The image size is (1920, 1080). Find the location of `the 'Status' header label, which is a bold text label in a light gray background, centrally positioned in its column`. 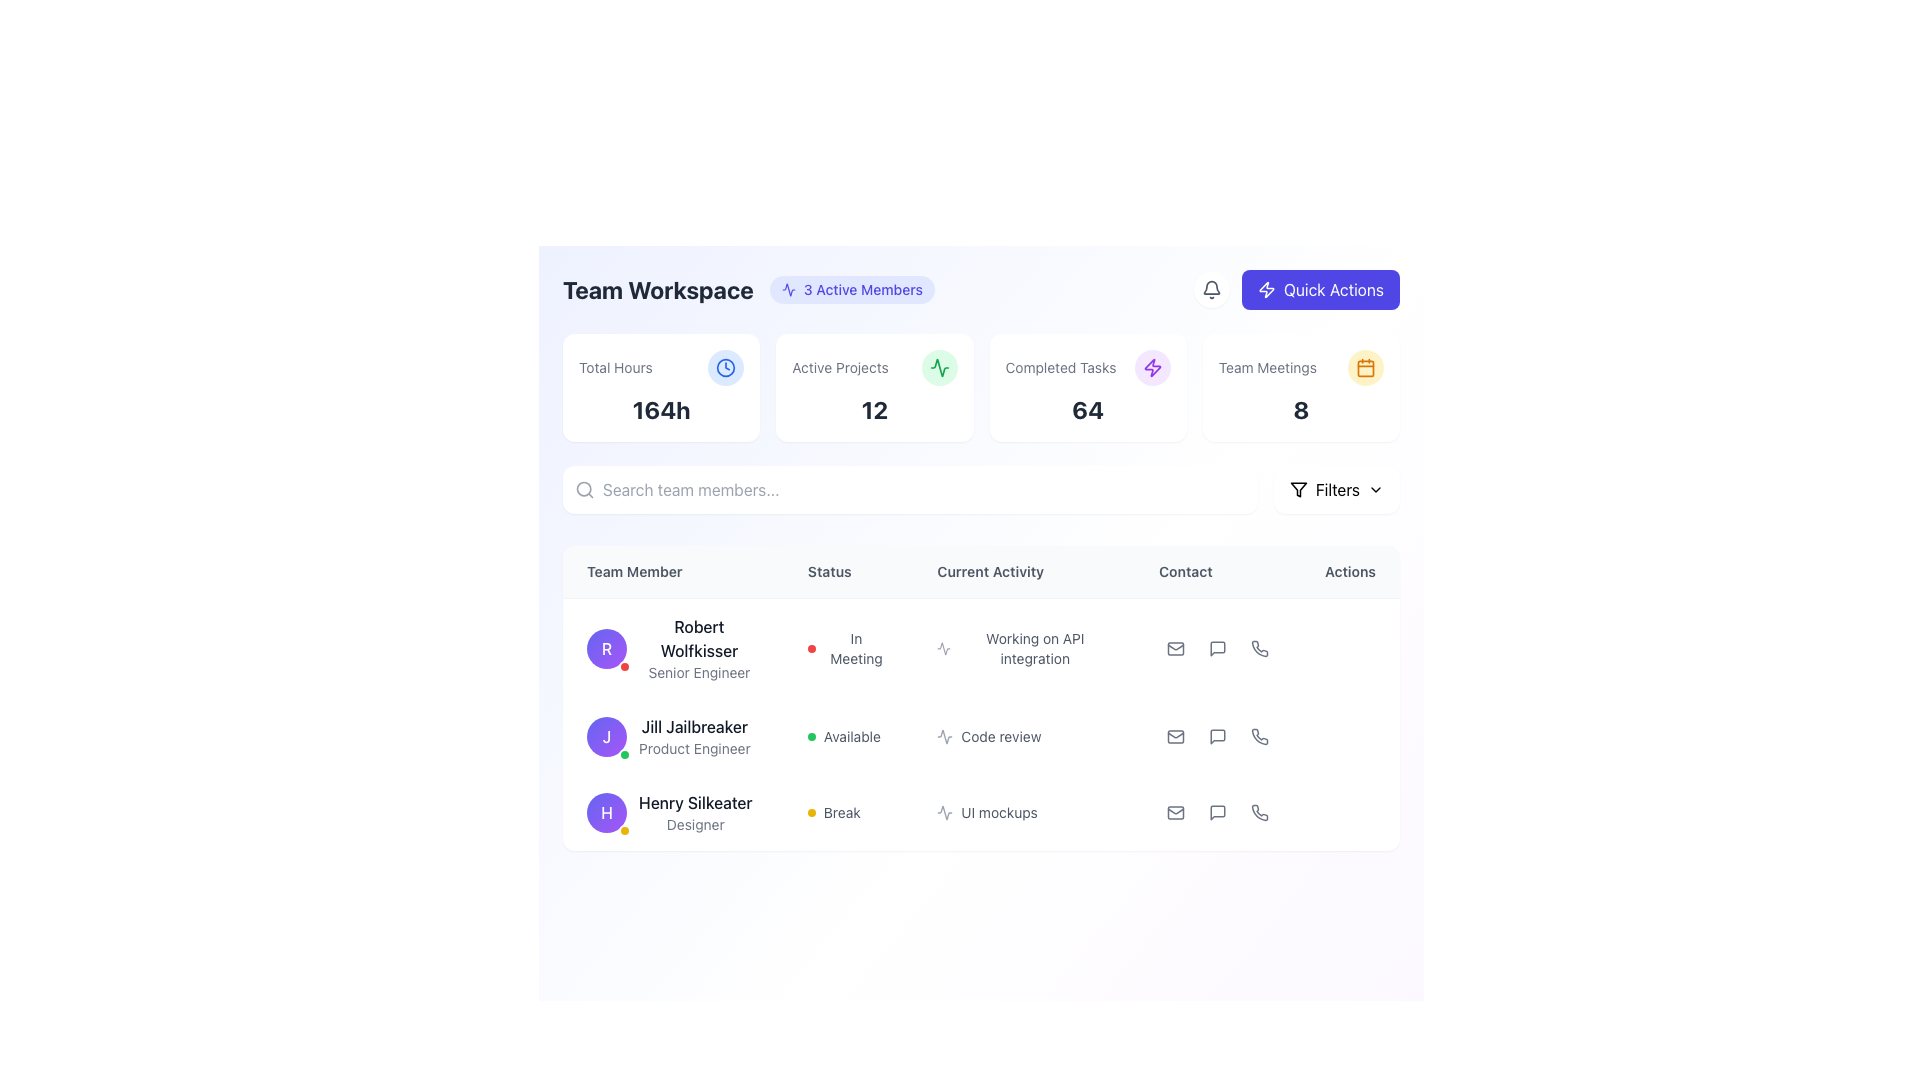

the 'Status' header label, which is a bold text label in a light gray background, centrally positioned in its column is located at coordinates (848, 572).